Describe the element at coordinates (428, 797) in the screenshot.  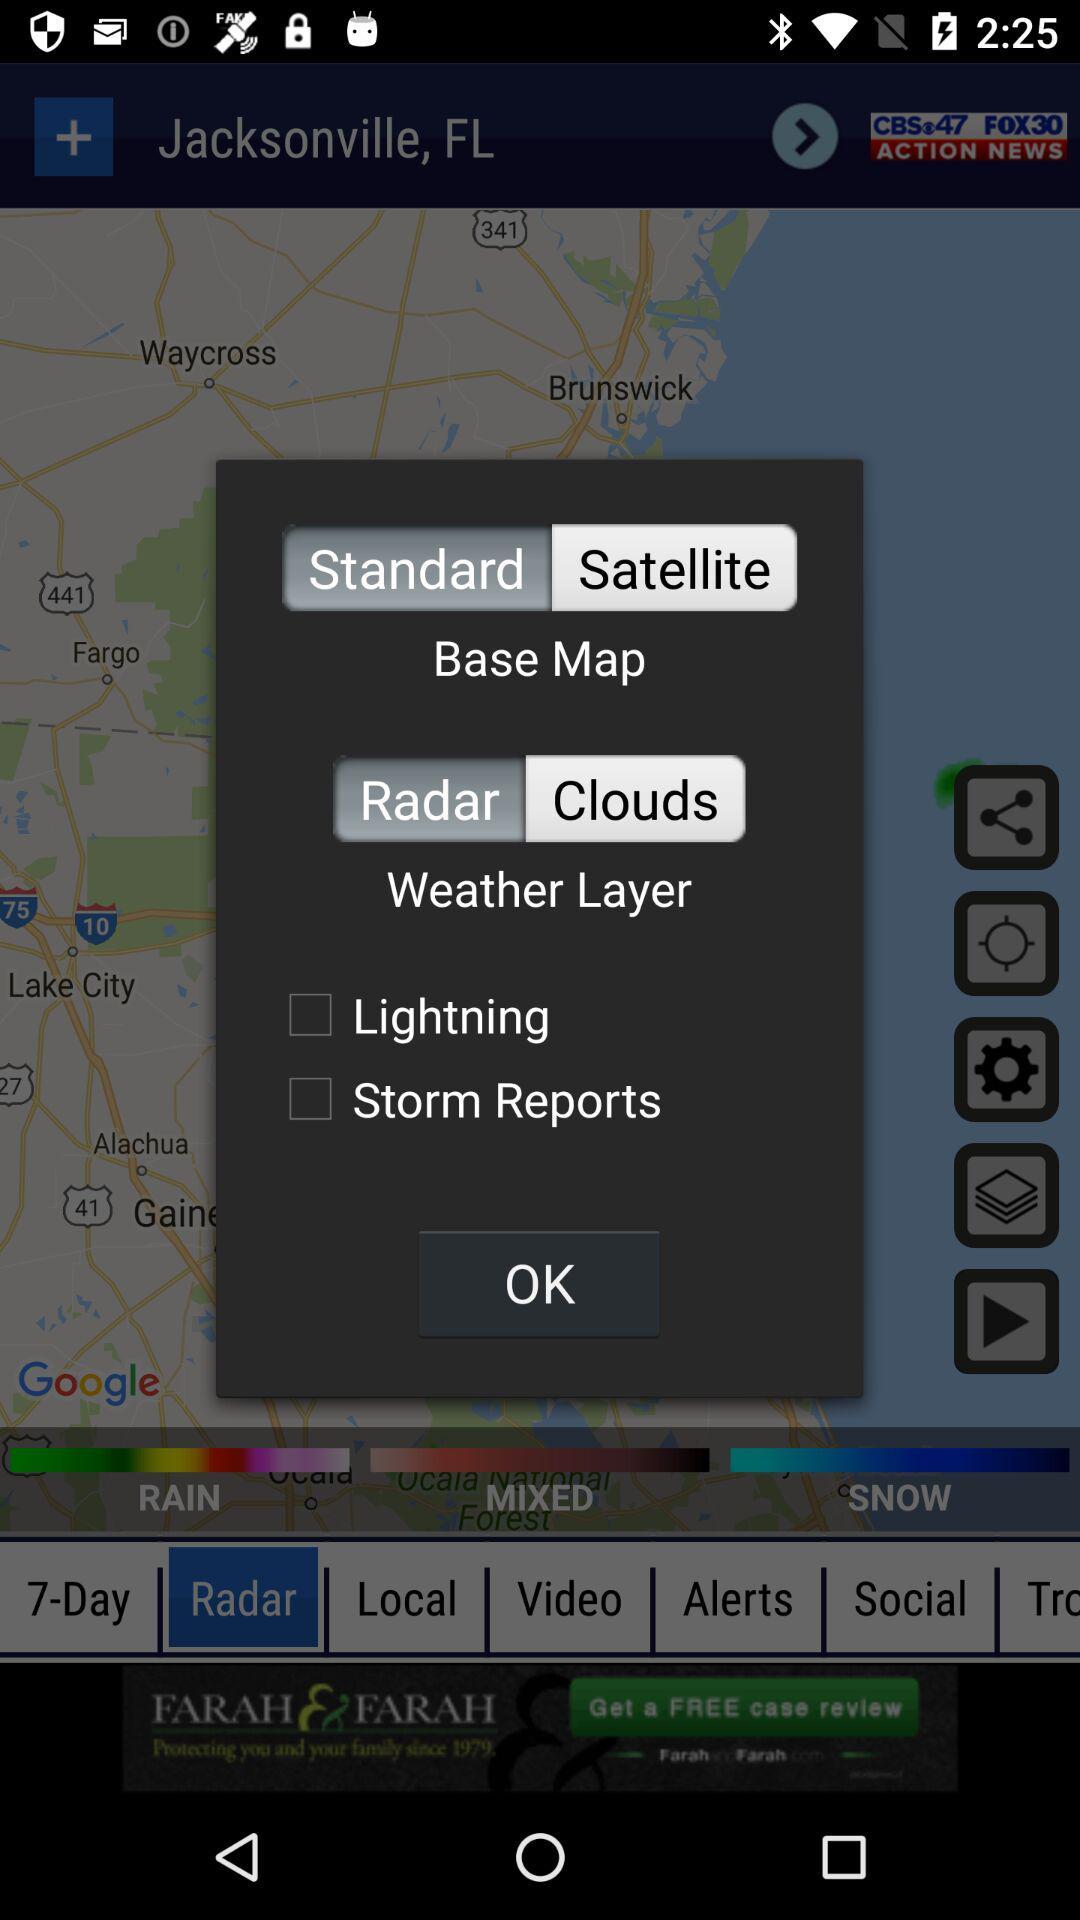
I see `the radar icon` at that location.